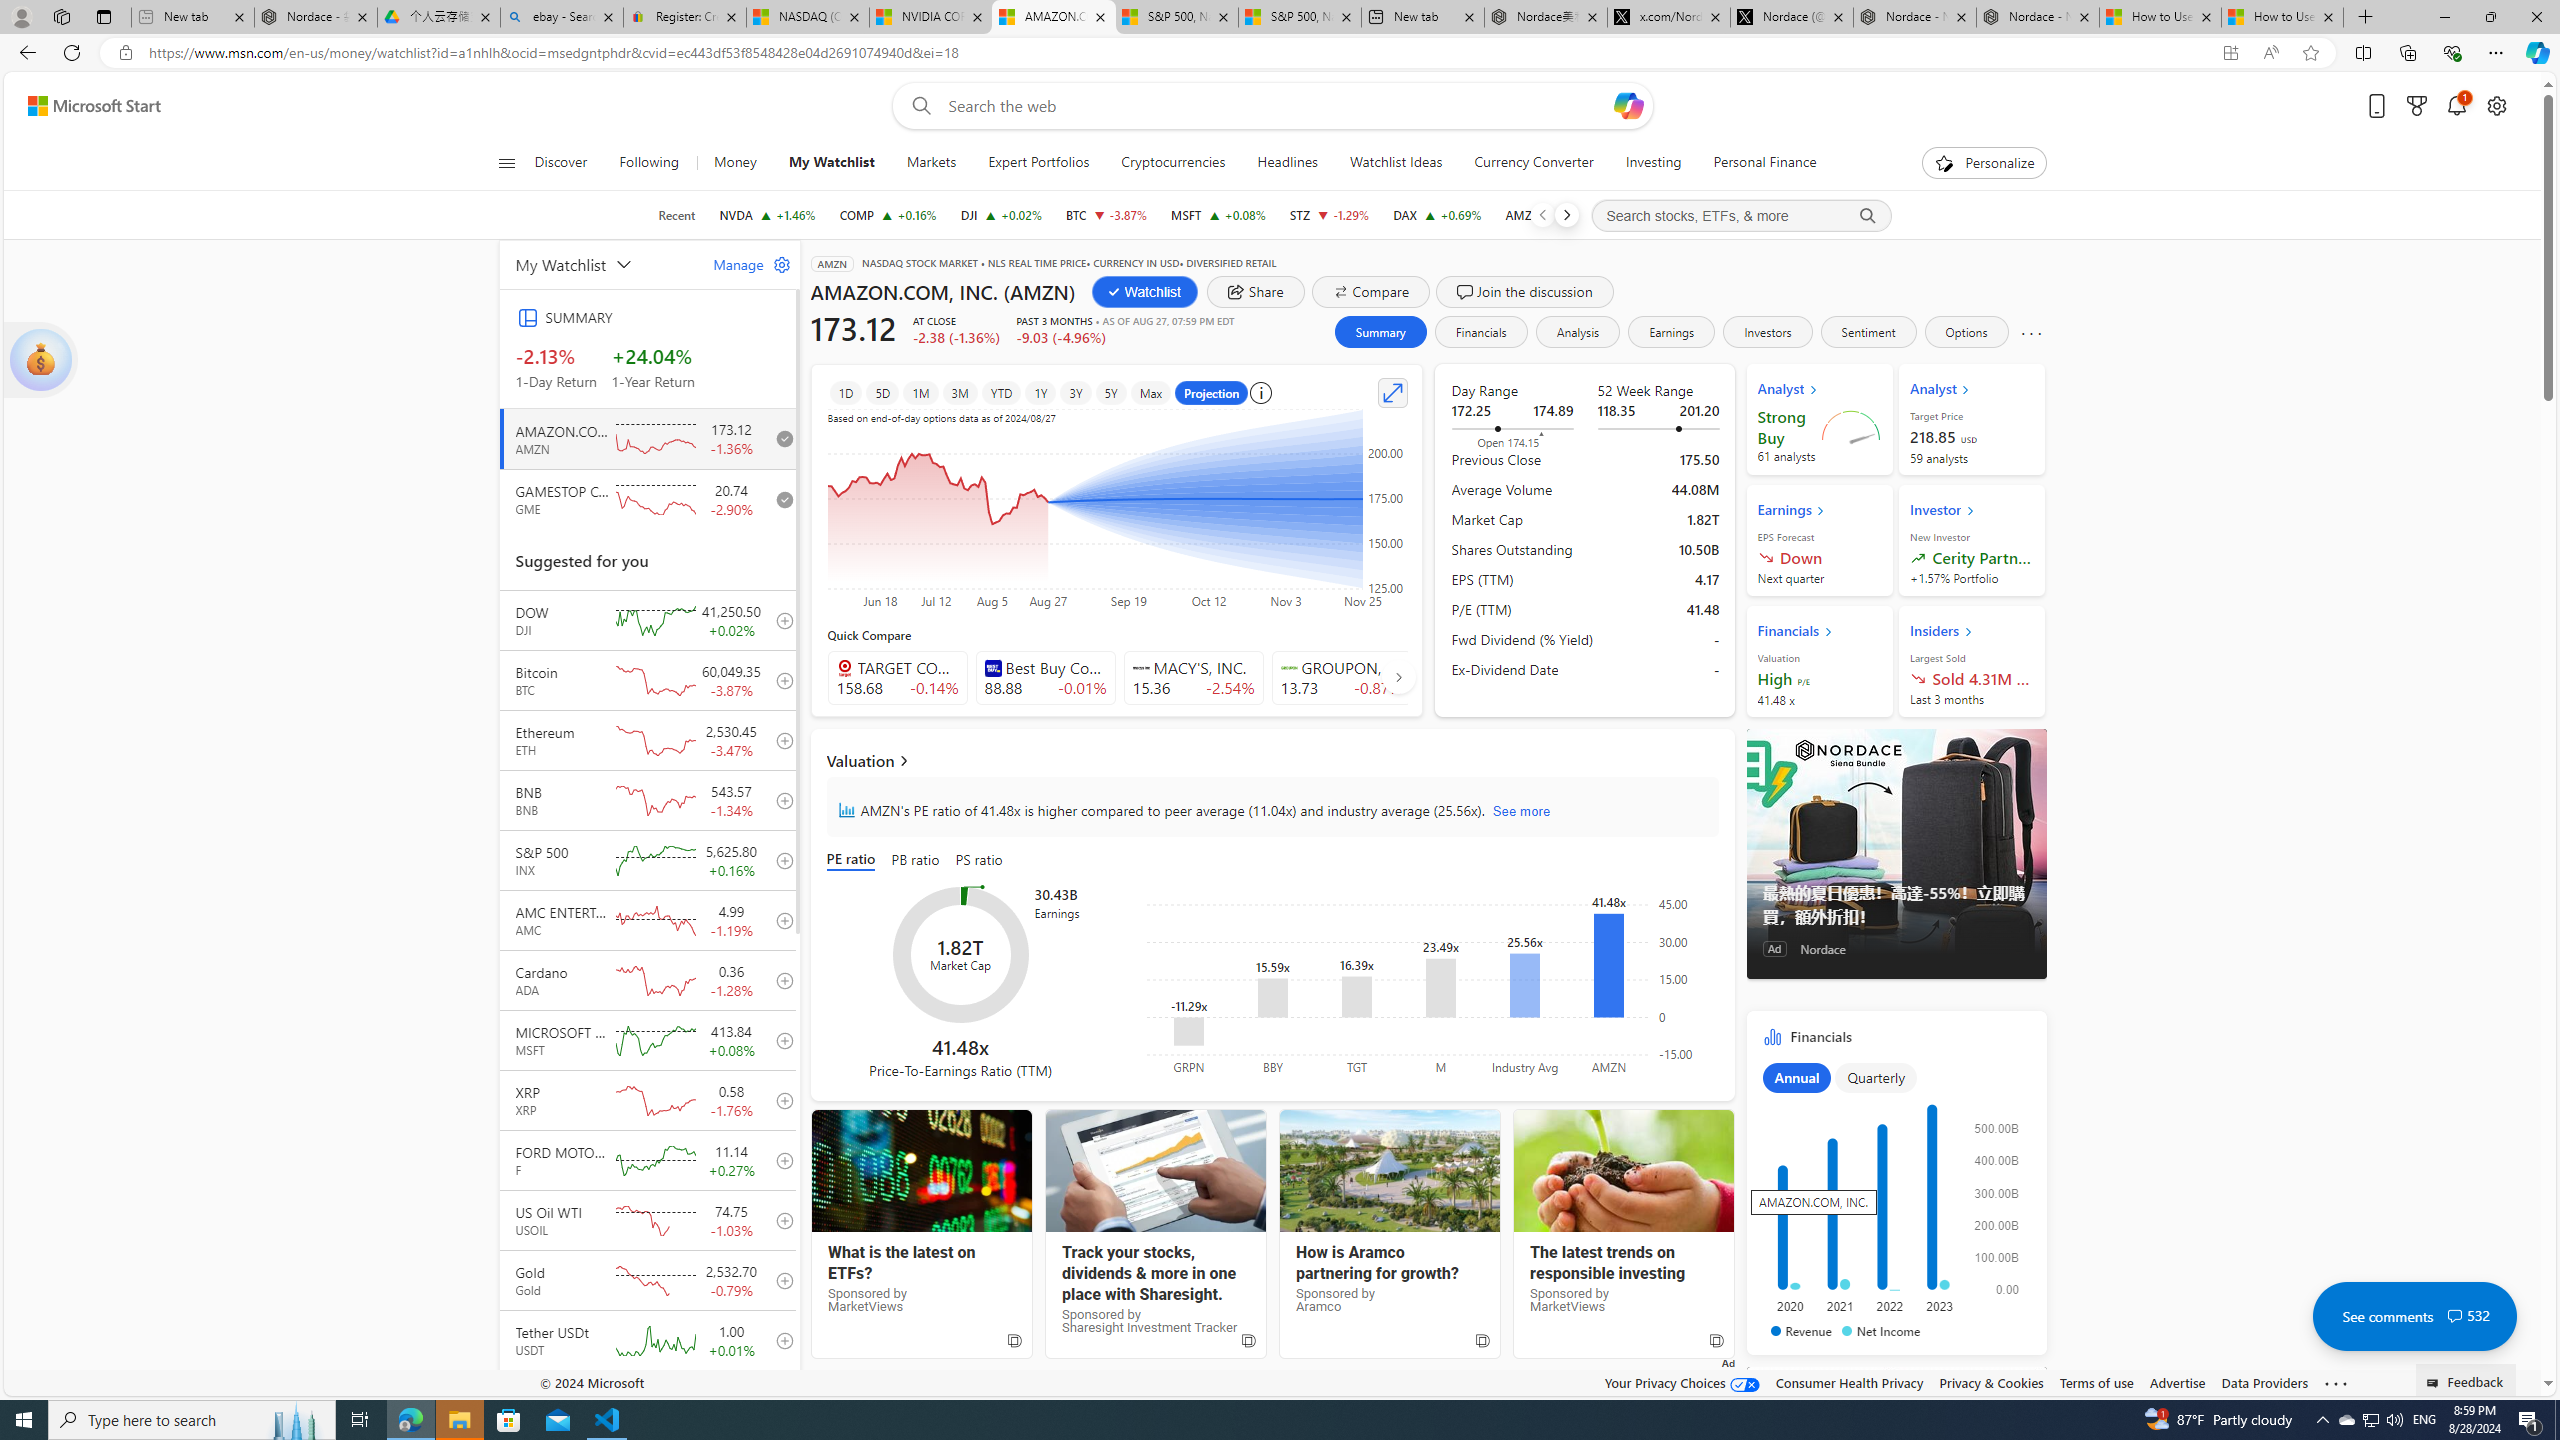  I want to click on 'Compare', so click(1369, 291).